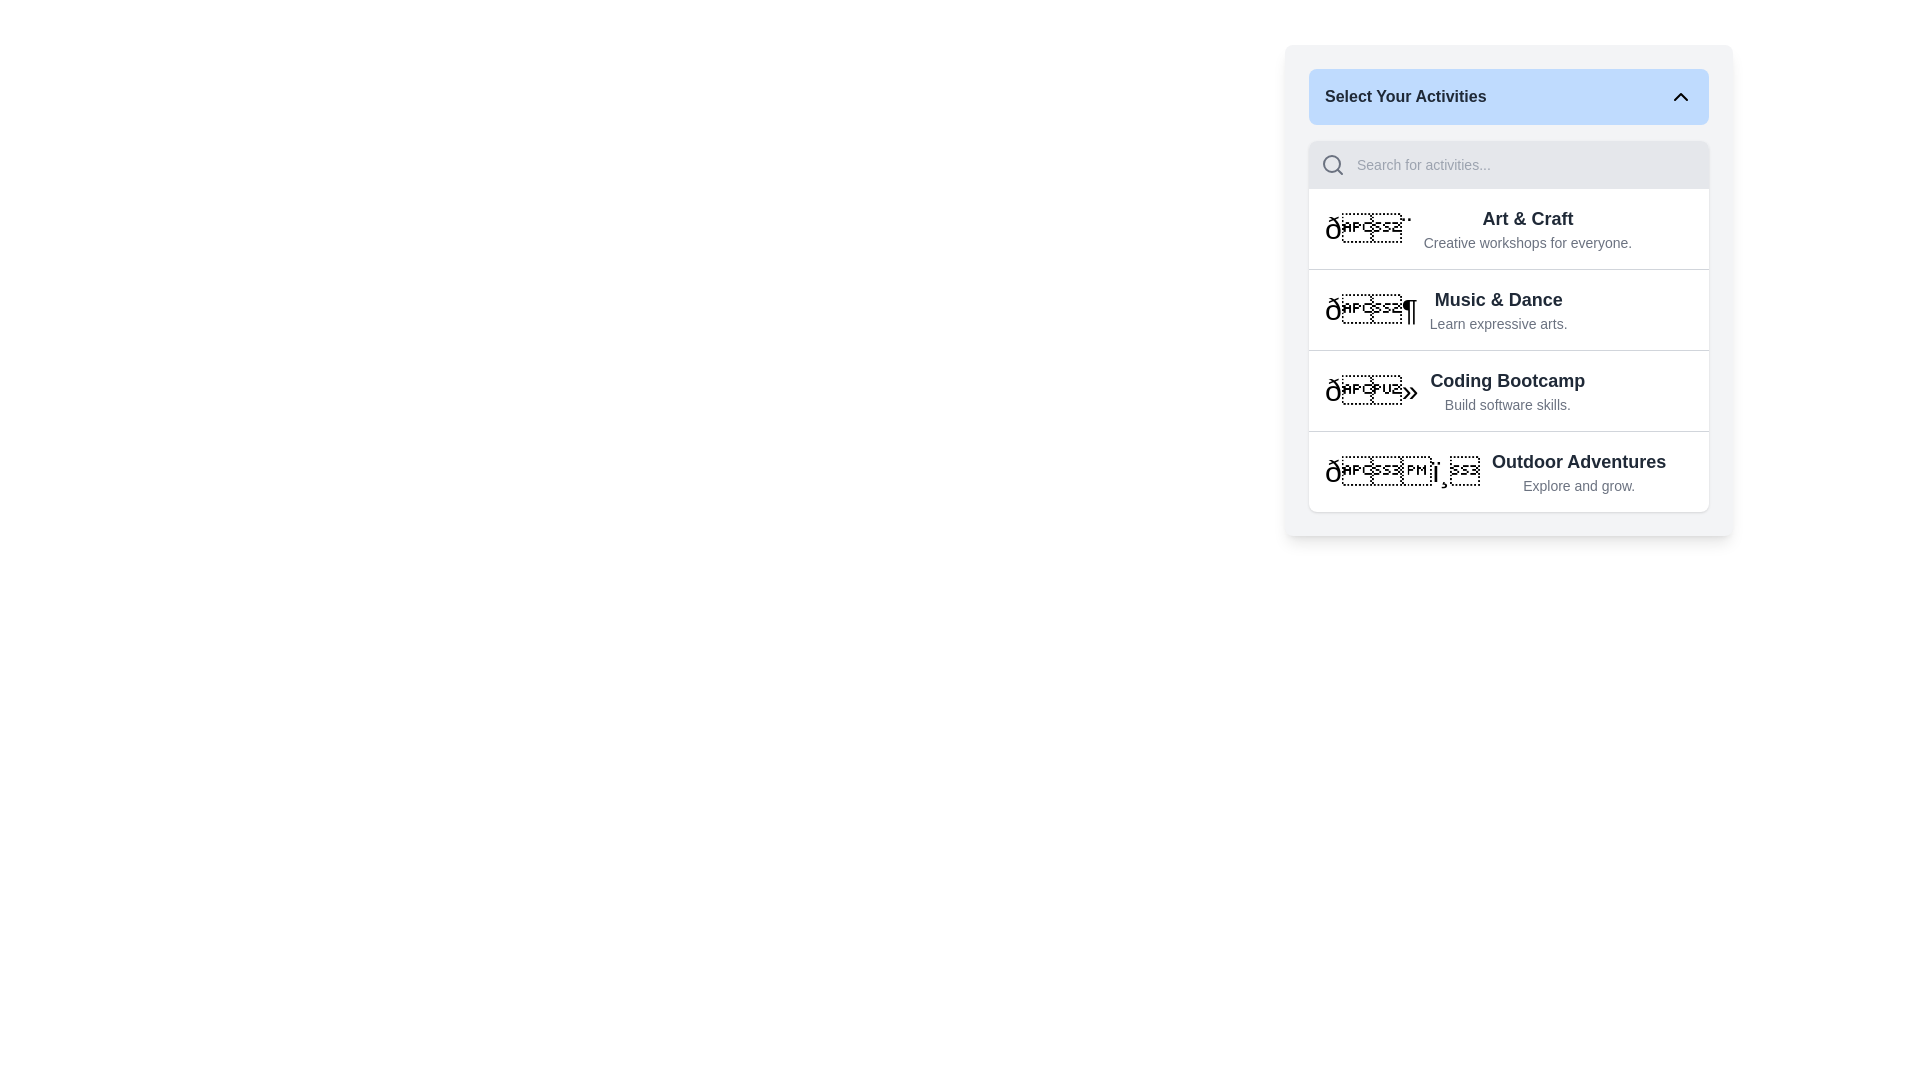 Image resolution: width=1920 pixels, height=1080 pixels. I want to click on the chevron icon on the right side of the 'Select Your Activities' section to trigger the associated action for expanding or collapsing content, so click(1680, 96).